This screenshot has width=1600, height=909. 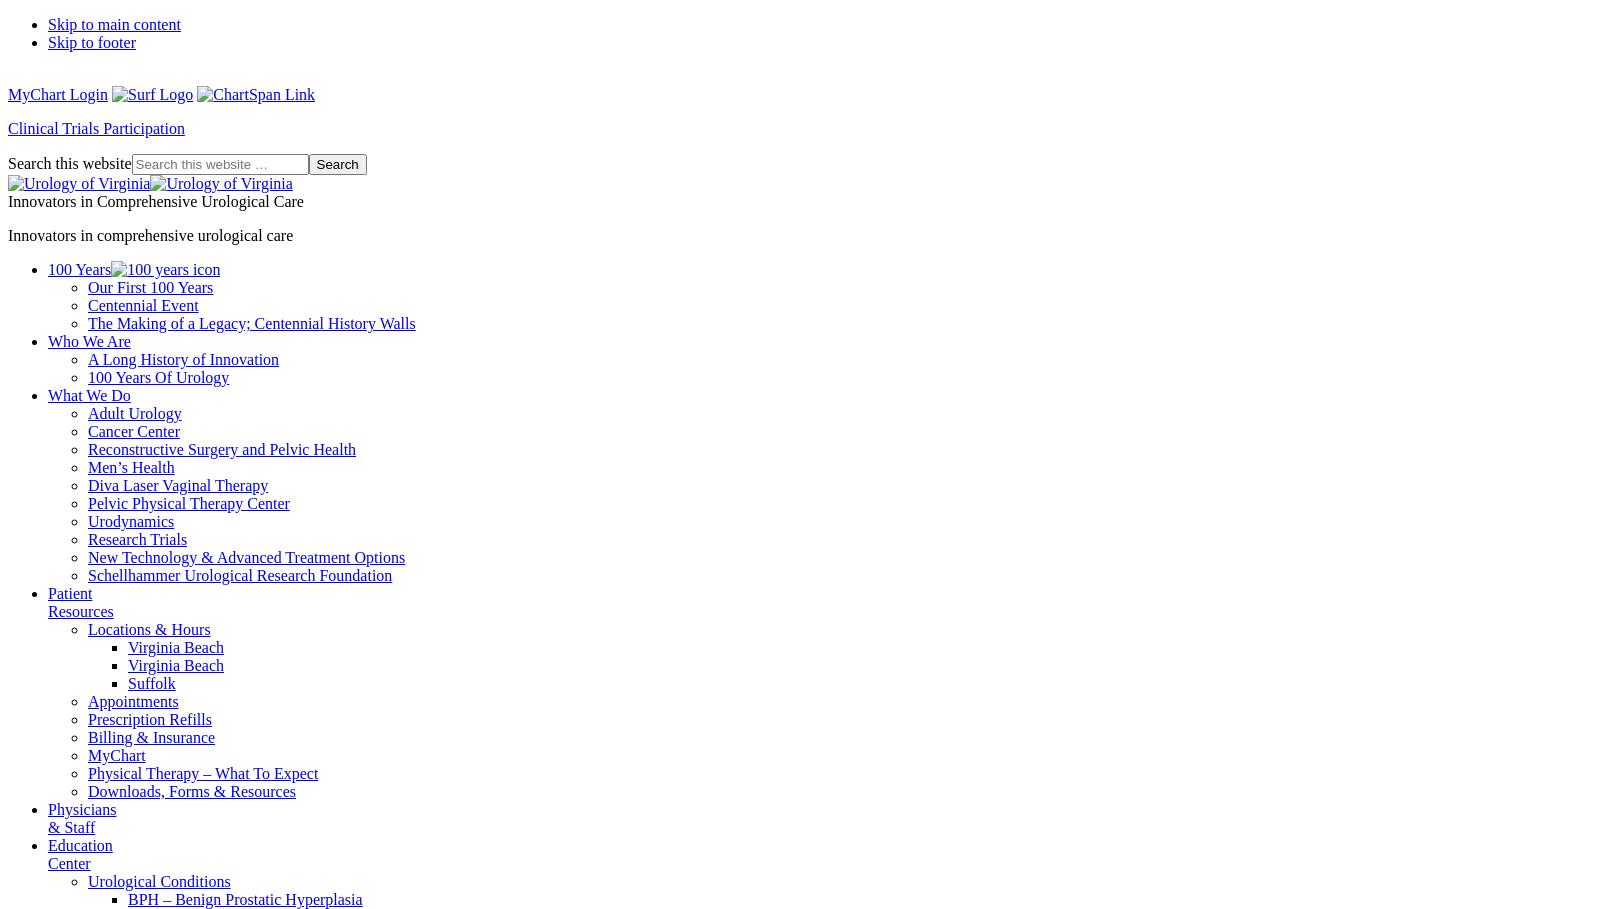 I want to click on 'New Technology & Advanced Treatment Options', so click(x=87, y=557).